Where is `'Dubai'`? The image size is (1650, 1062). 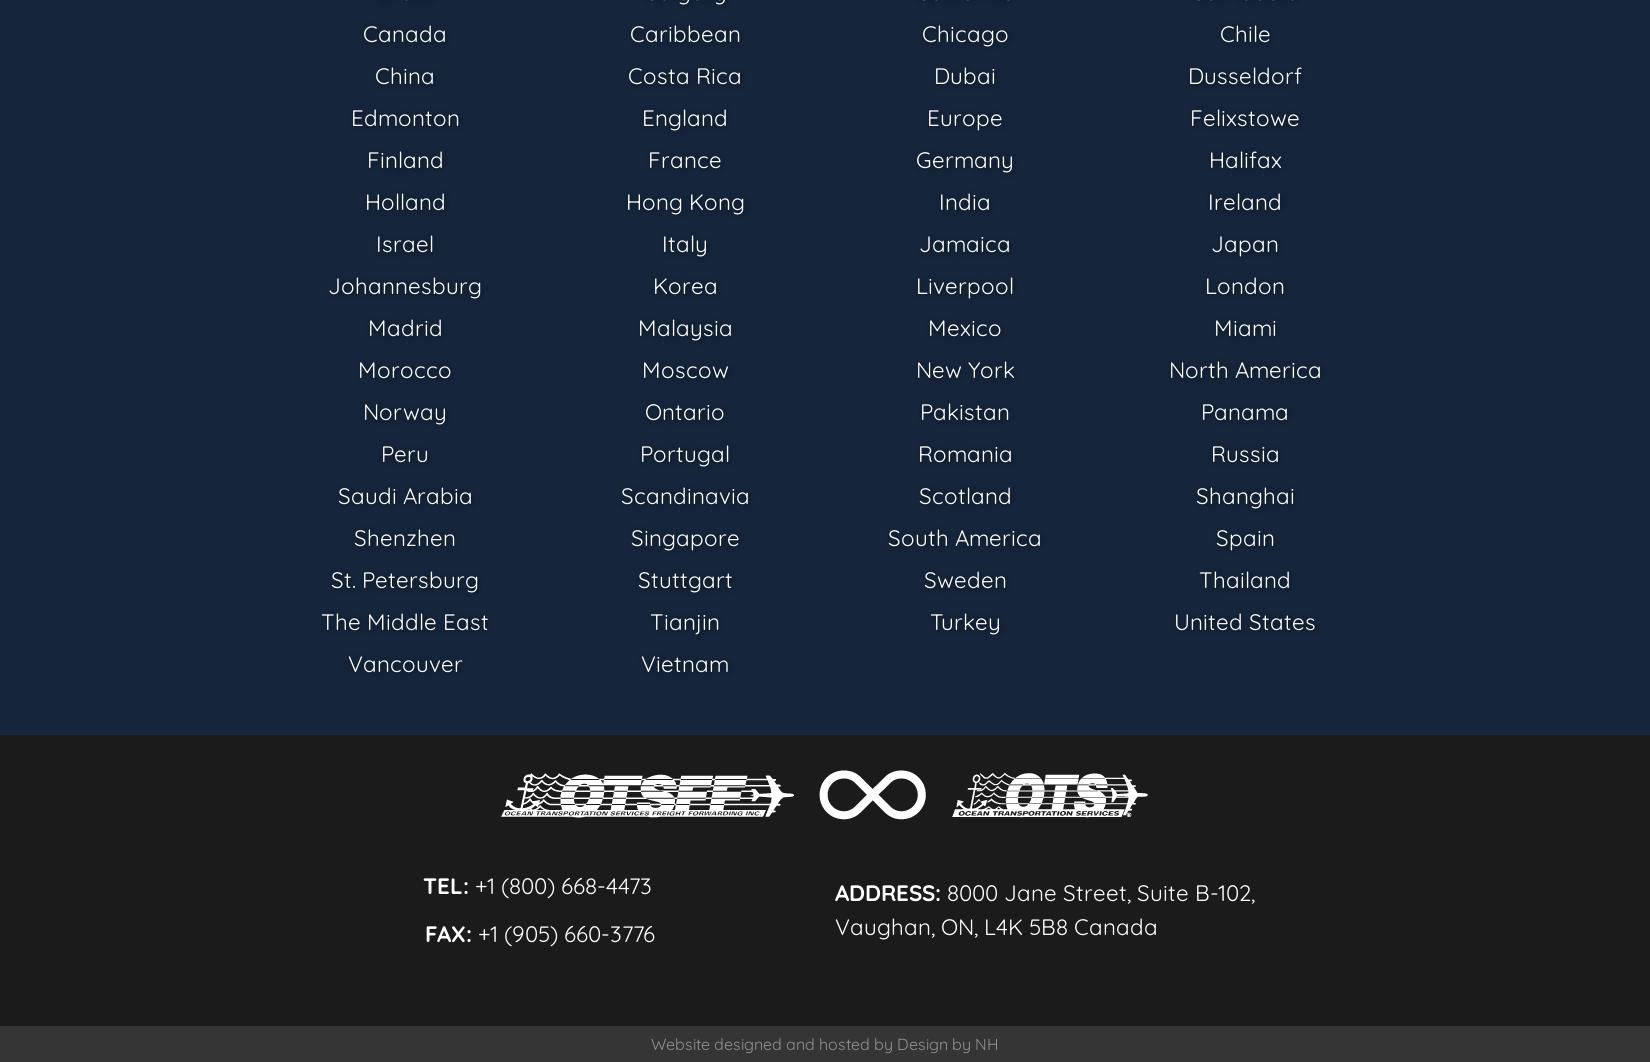 'Dubai' is located at coordinates (964, 74).